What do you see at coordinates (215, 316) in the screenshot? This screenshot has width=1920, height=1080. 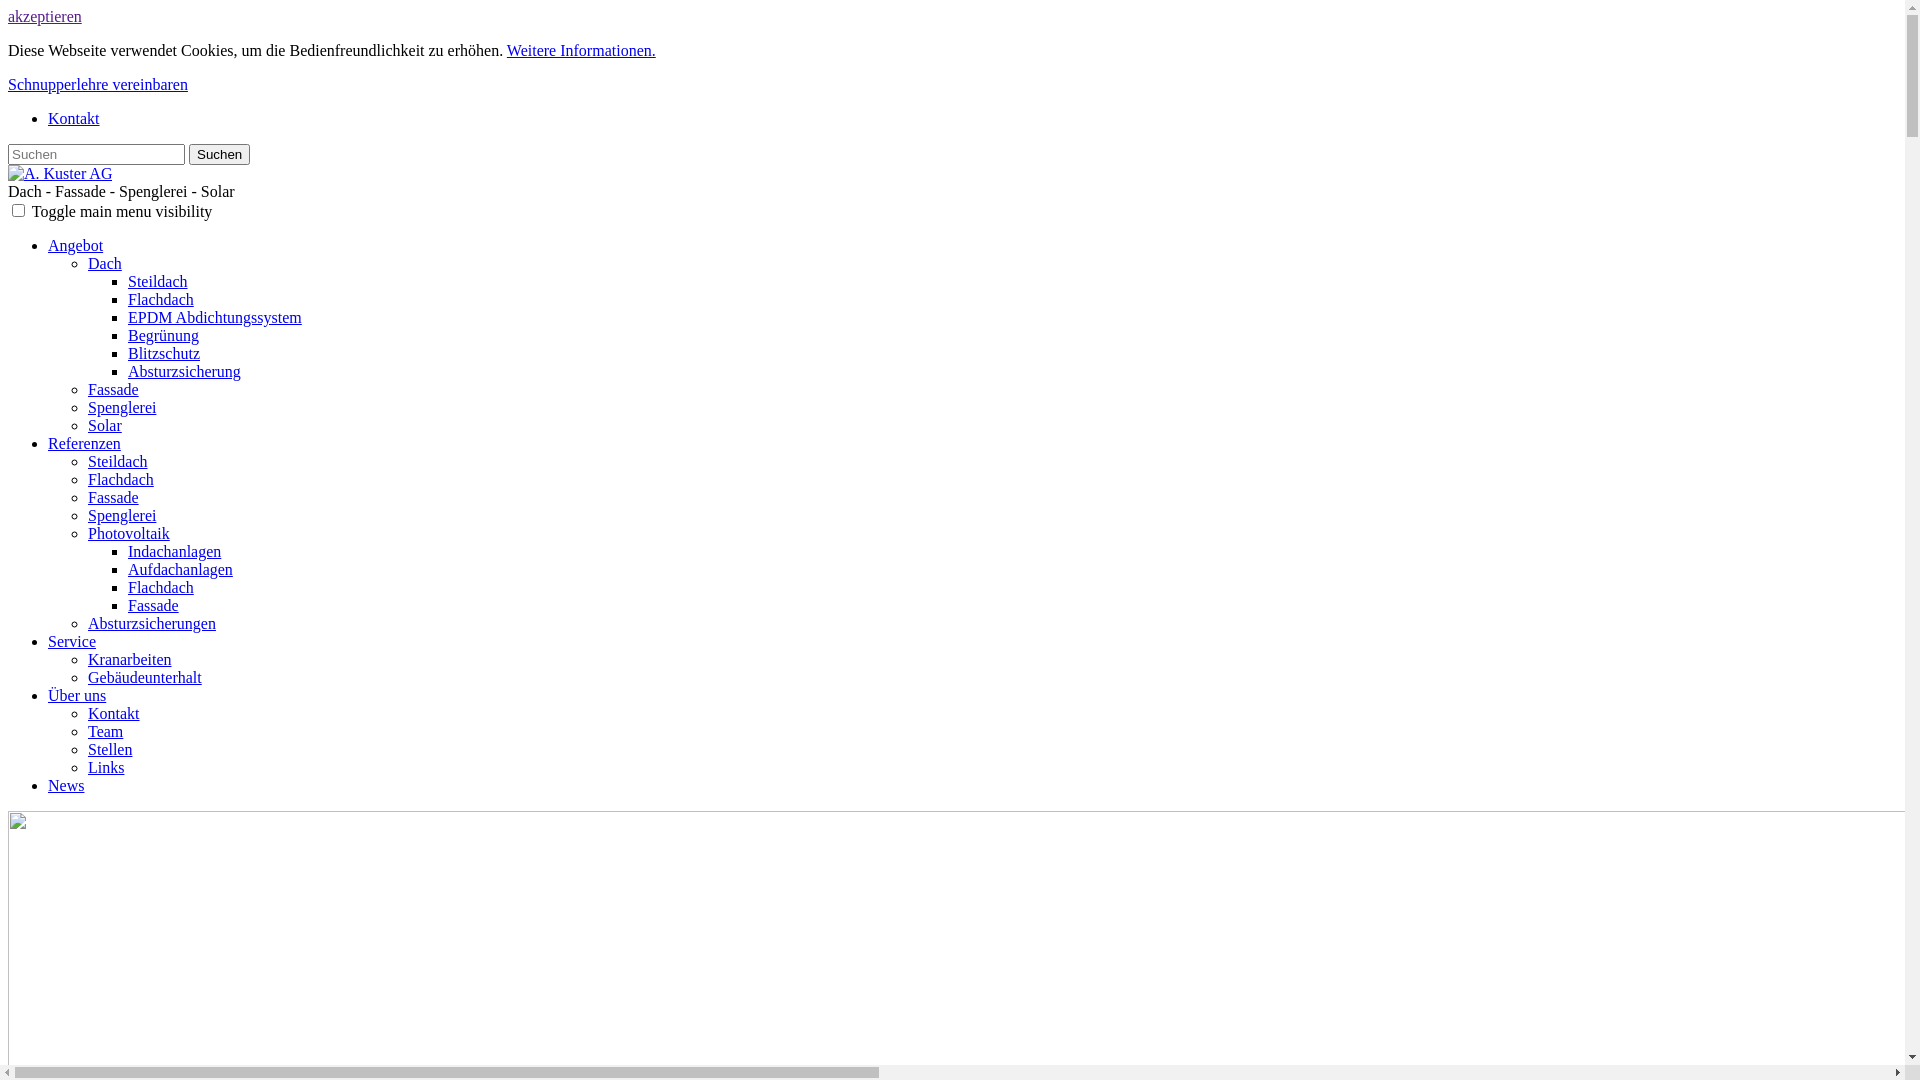 I see `'EPDM Abdichtungssystem'` at bounding box center [215, 316].